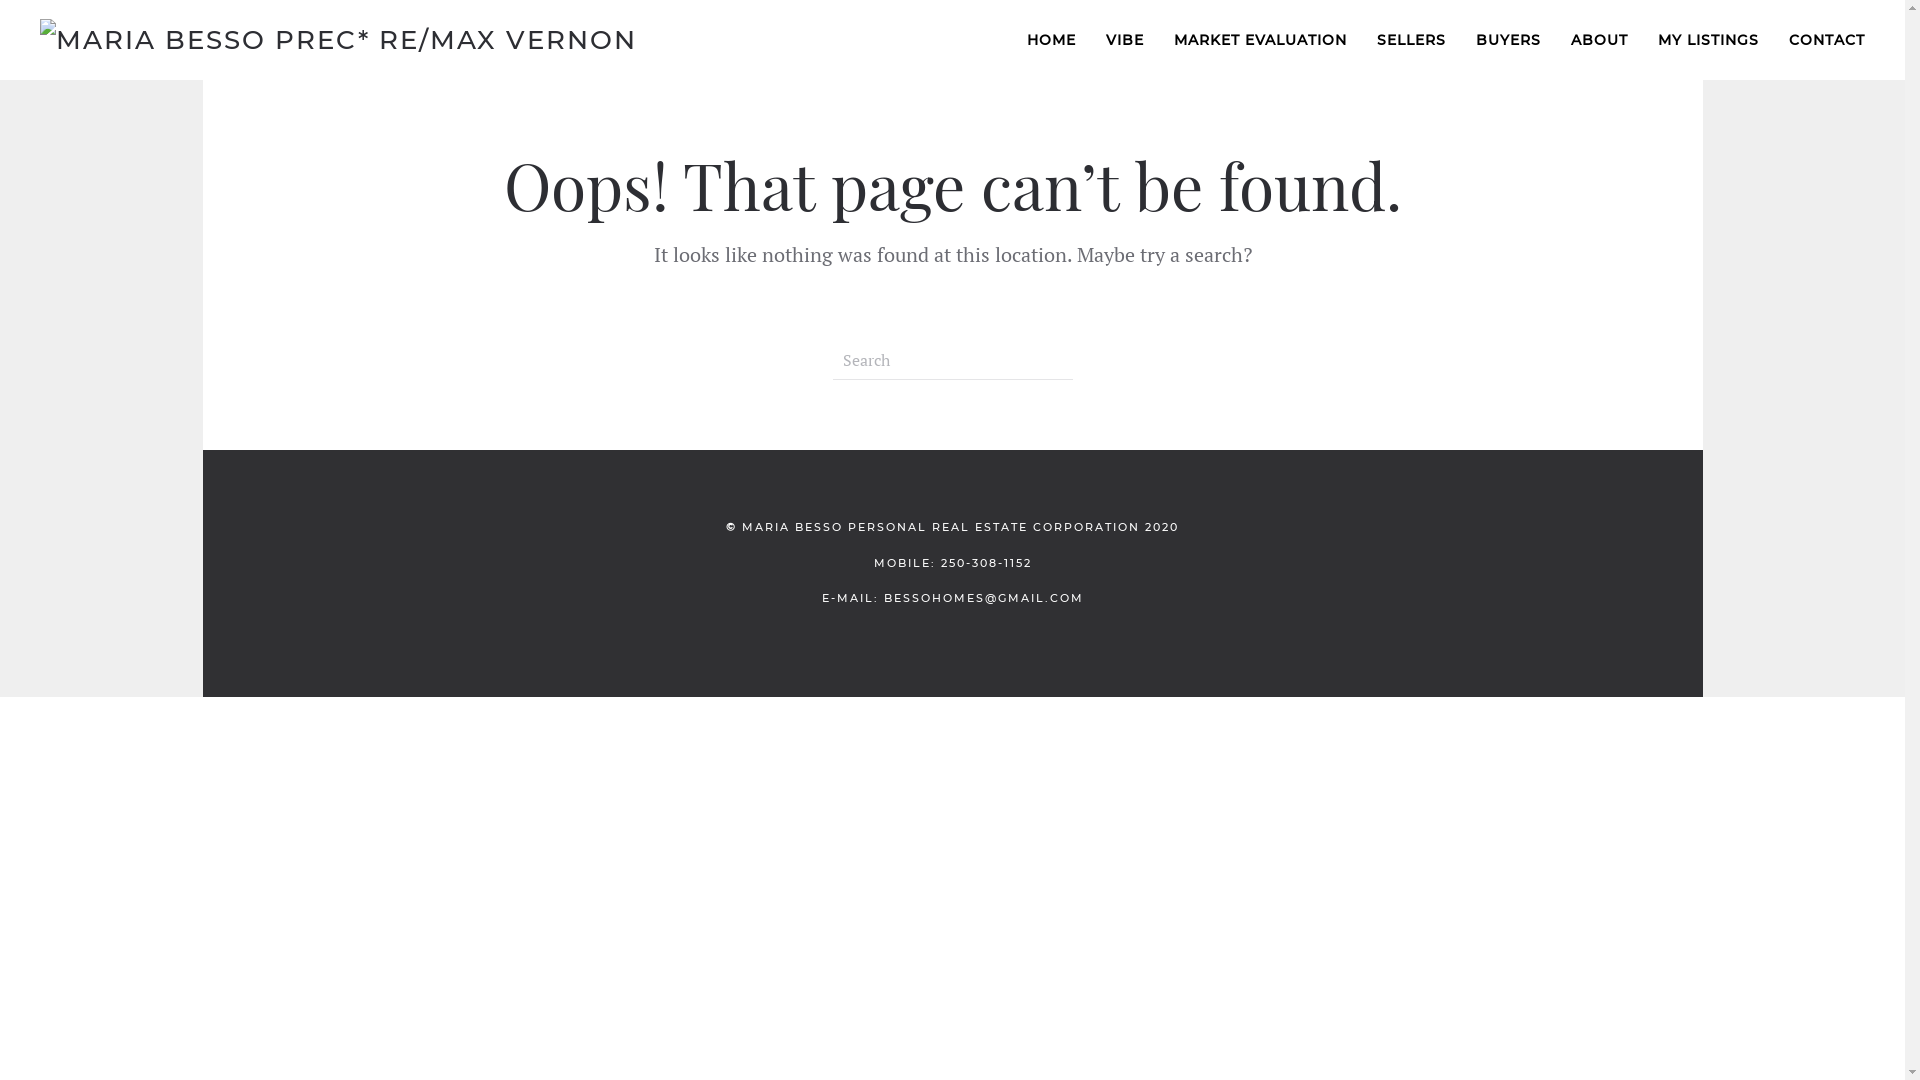 This screenshot has width=1920, height=1080. Describe the element at coordinates (1259, 39) in the screenshot. I see `'MARKET EVALUATION'` at that location.